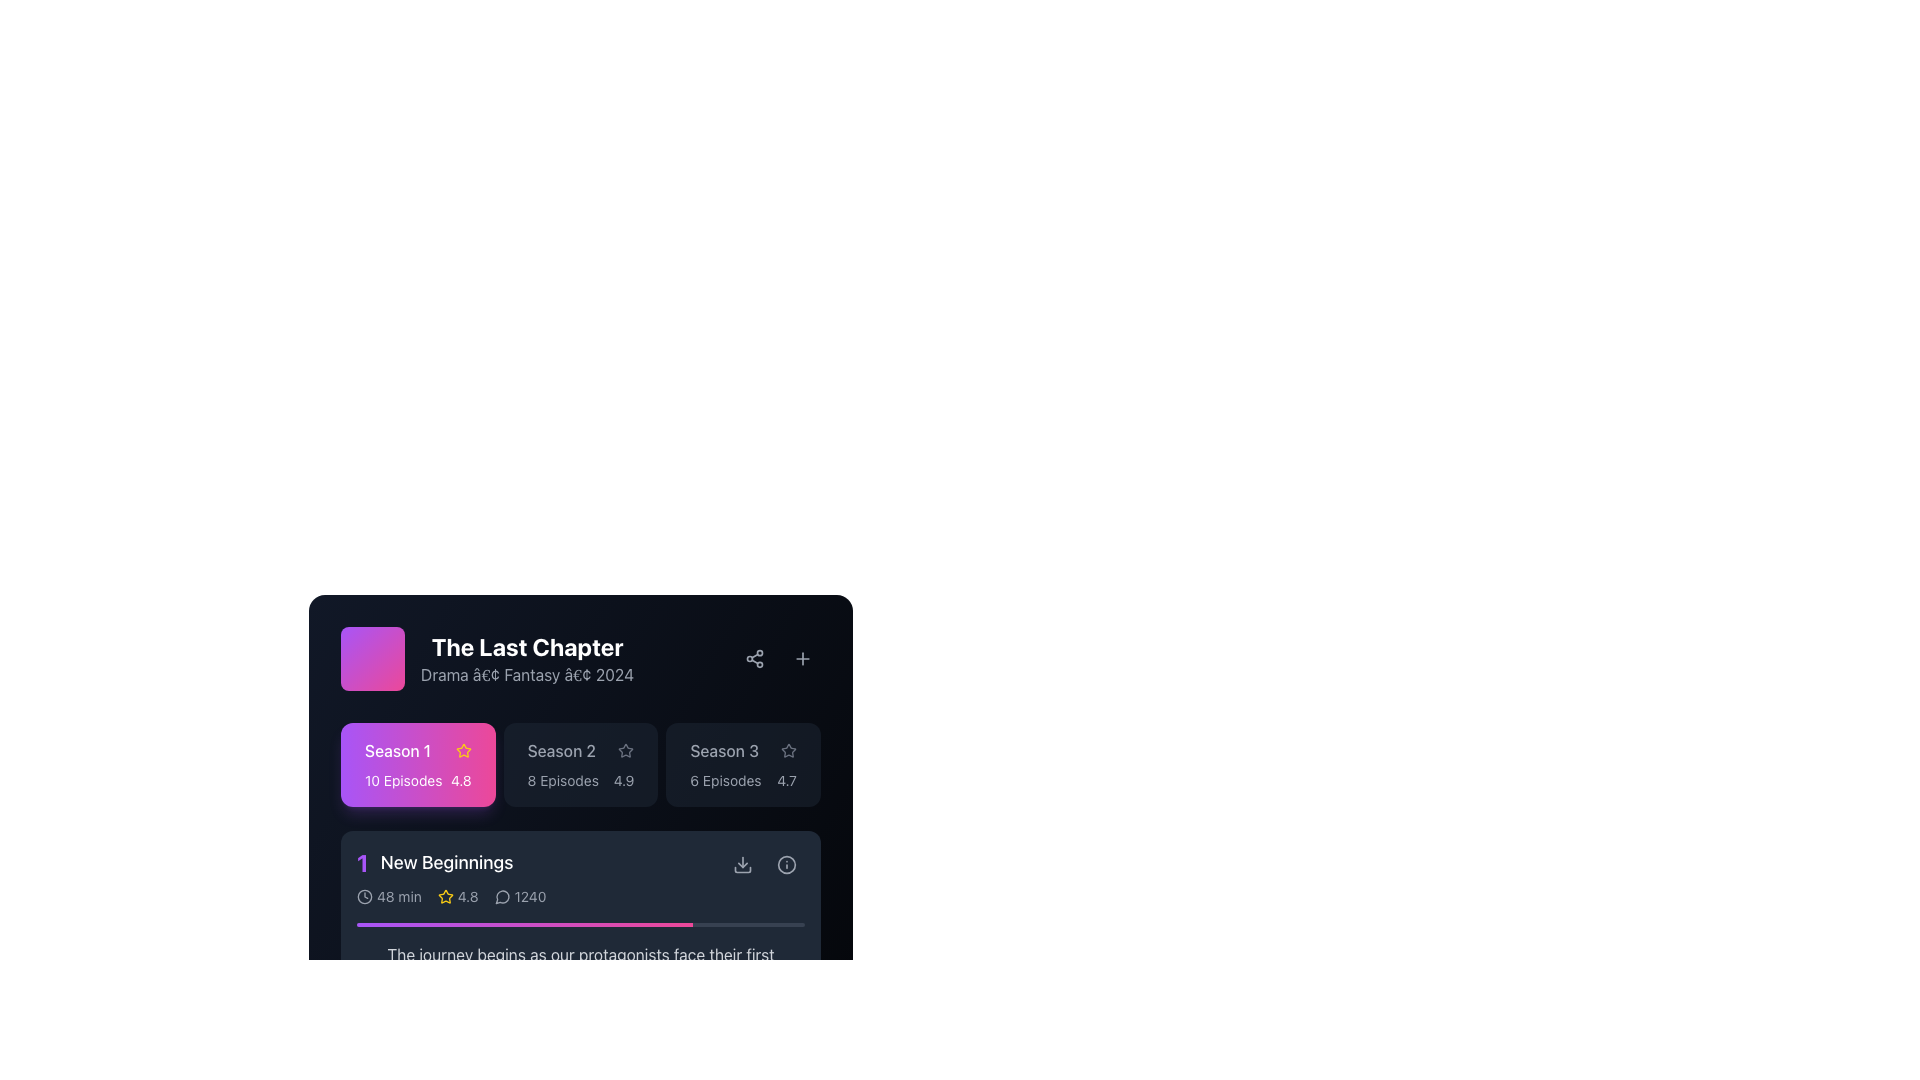  Describe the element at coordinates (579, 779) in the screenshot. I see `the text display element that shows '8 Episodes 4.9', which is located below the 'Season 2' title and is the last piece of information in this section` at that location.